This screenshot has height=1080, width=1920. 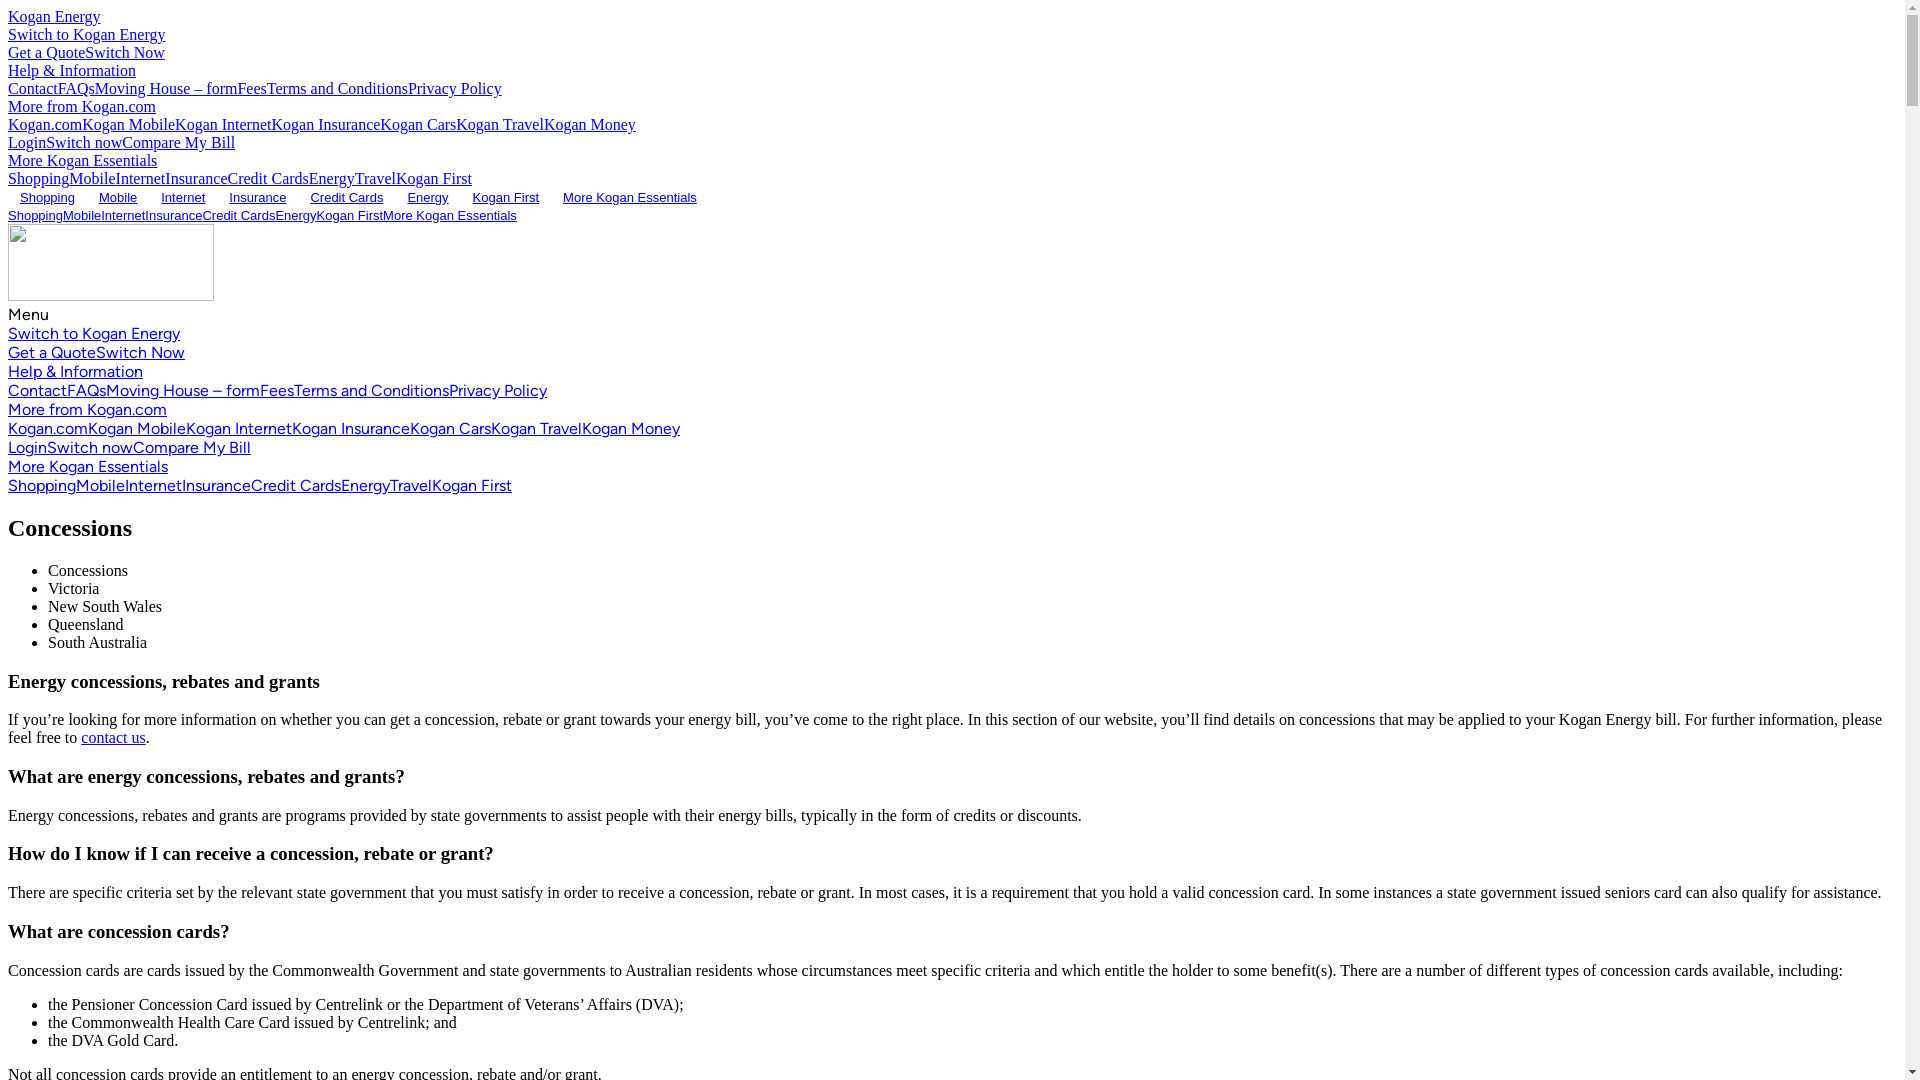 I want to click on 'Switch Now', so click(x=123, y=51).